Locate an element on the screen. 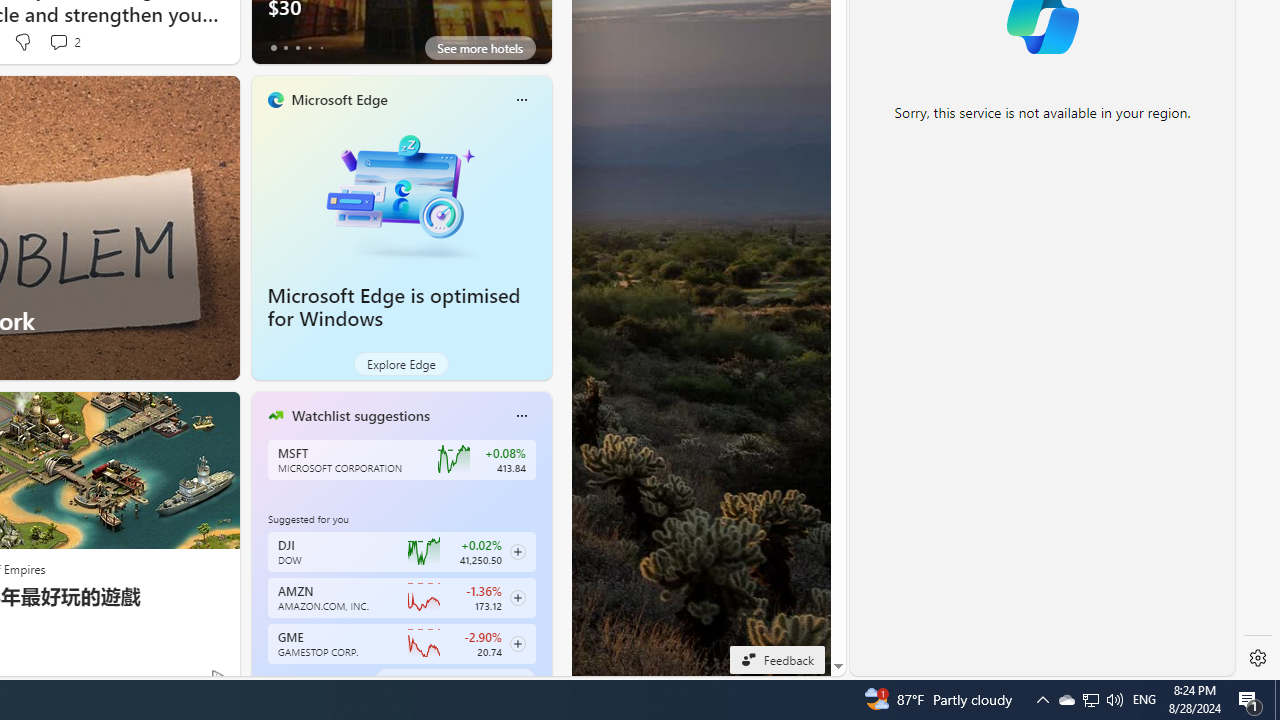 This screenshot has width=1280, height=720. 'See more hotels' is located at coordinates (480, 46).